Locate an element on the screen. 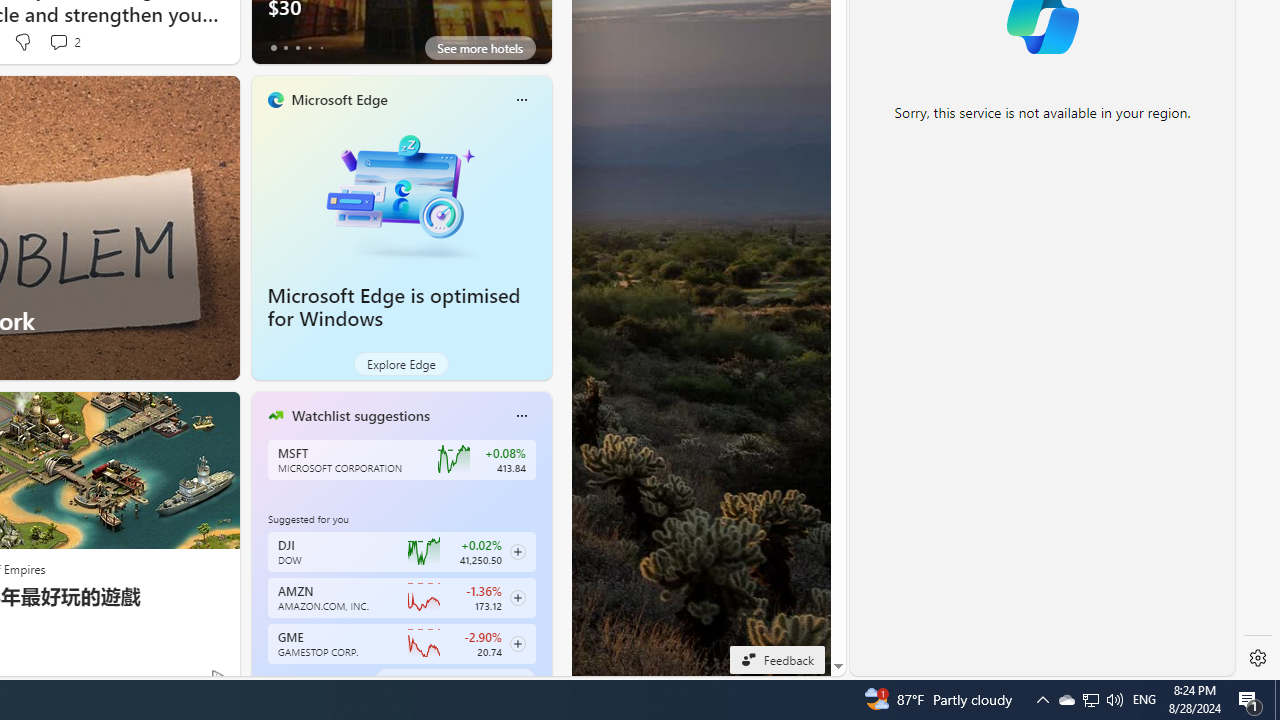 This screenshot has width=1280, height=720. 'See more hotels' is located at coordinates (480, 46).